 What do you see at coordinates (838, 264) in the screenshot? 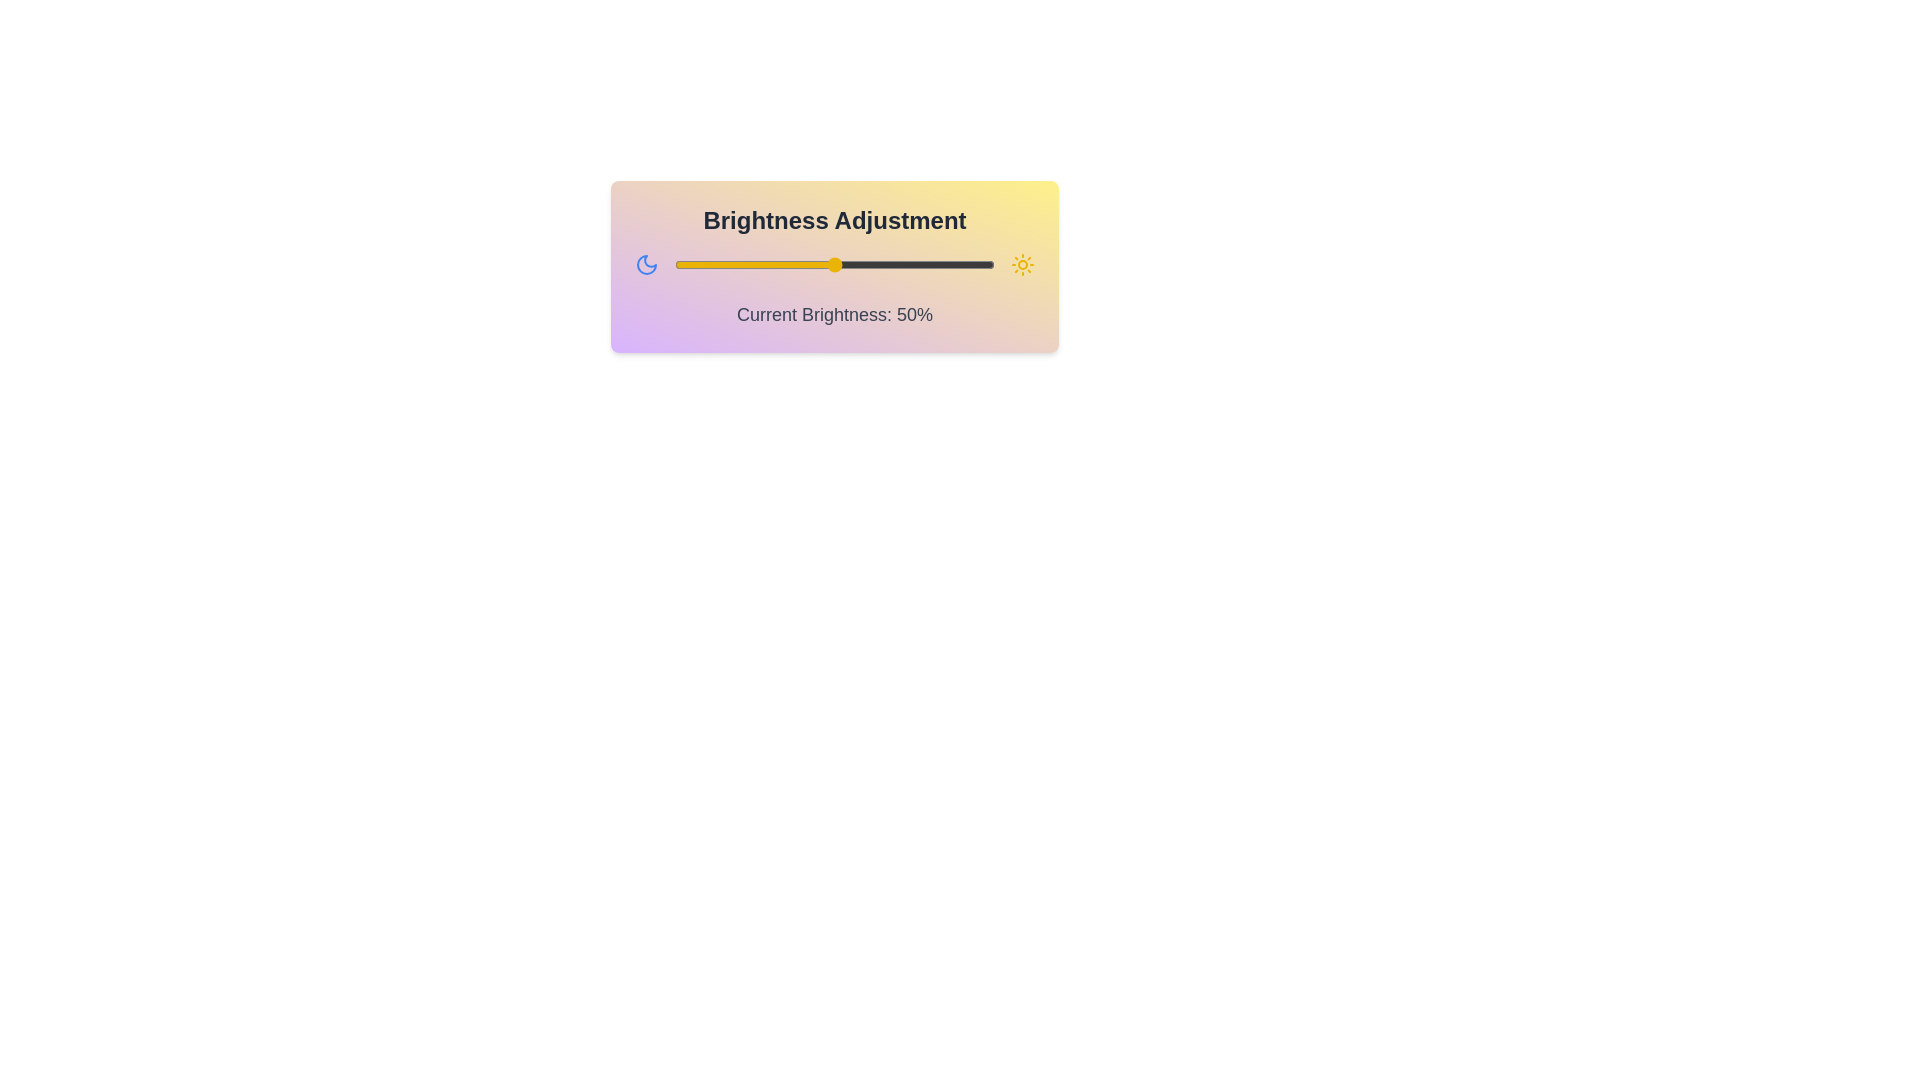
I see `the brightness slider to 51%` at bounding box center [838, 264].